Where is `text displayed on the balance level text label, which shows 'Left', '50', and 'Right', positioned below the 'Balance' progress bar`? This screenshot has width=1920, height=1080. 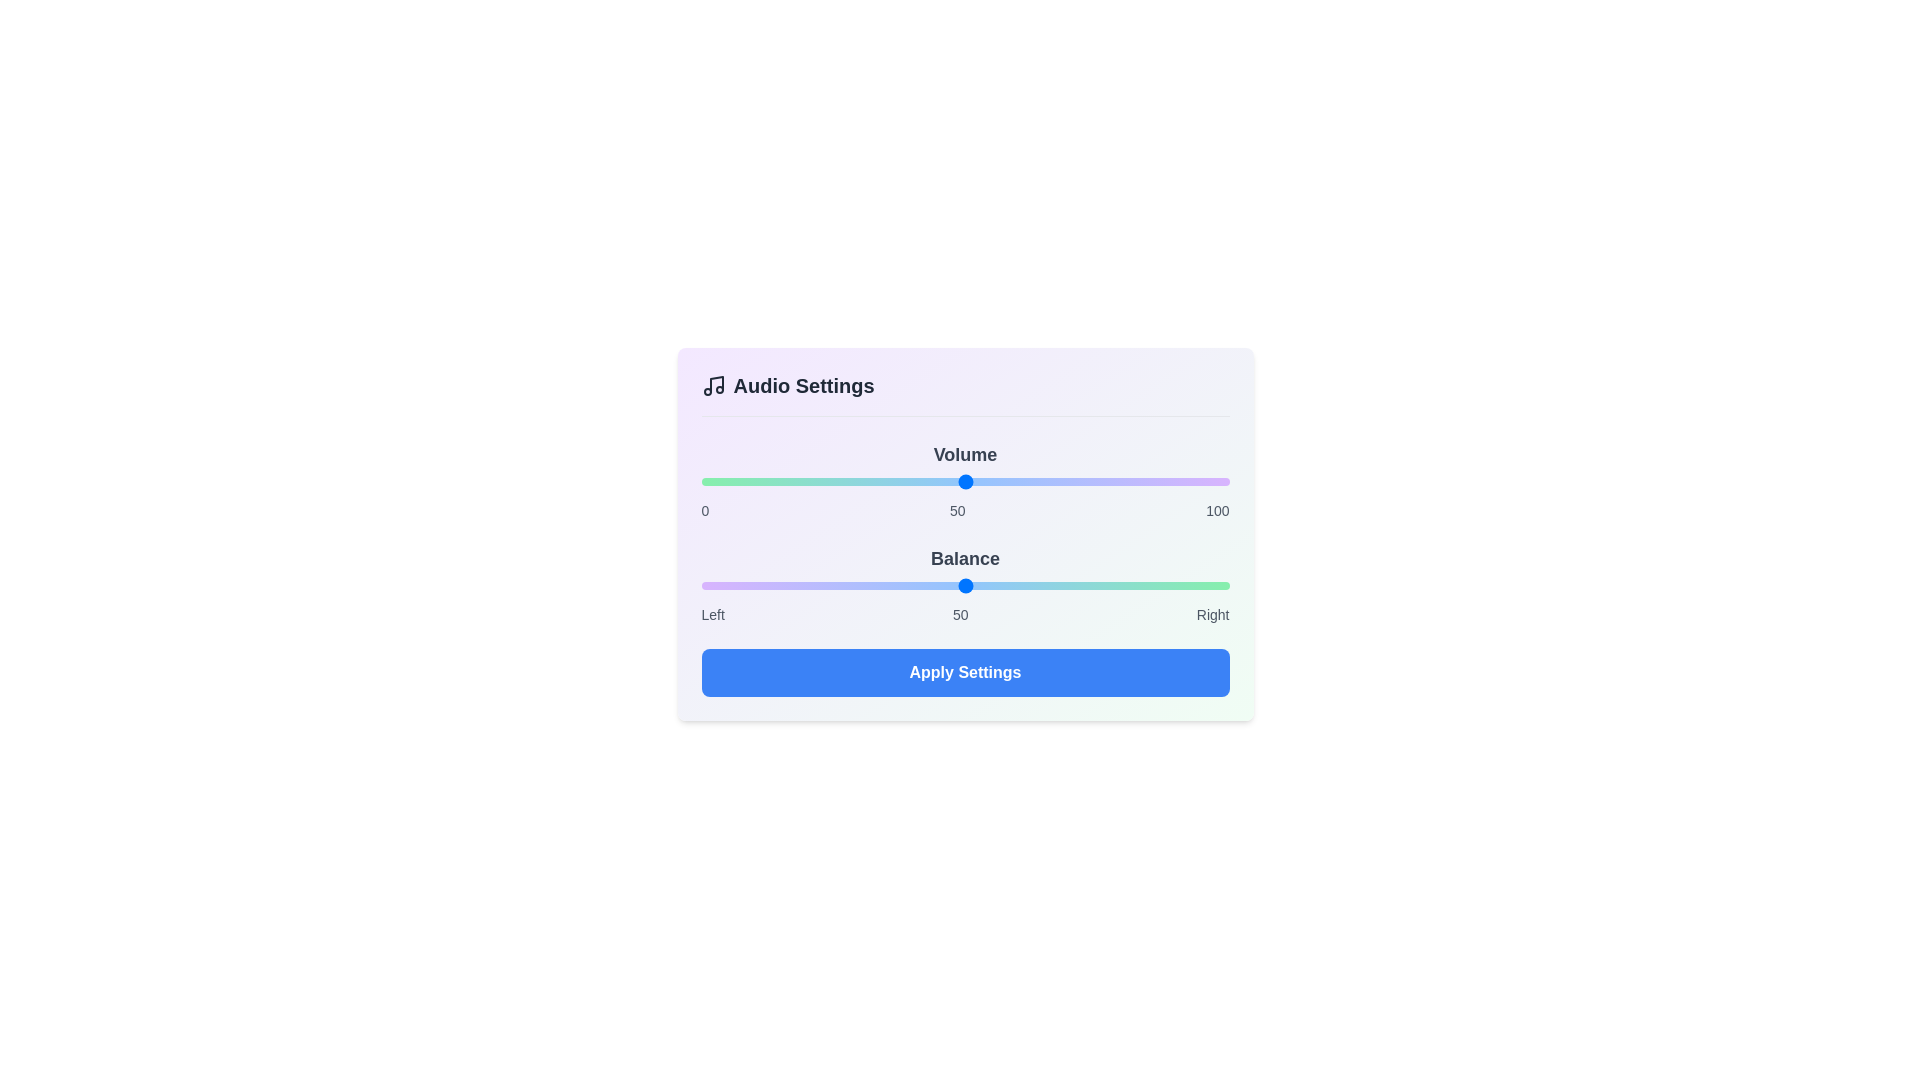 text displayed on the balance level text label, which shows 'Left', '50', and 'Right', positioned below the 'Balance' progress bar is located at coordinates (965, 613).